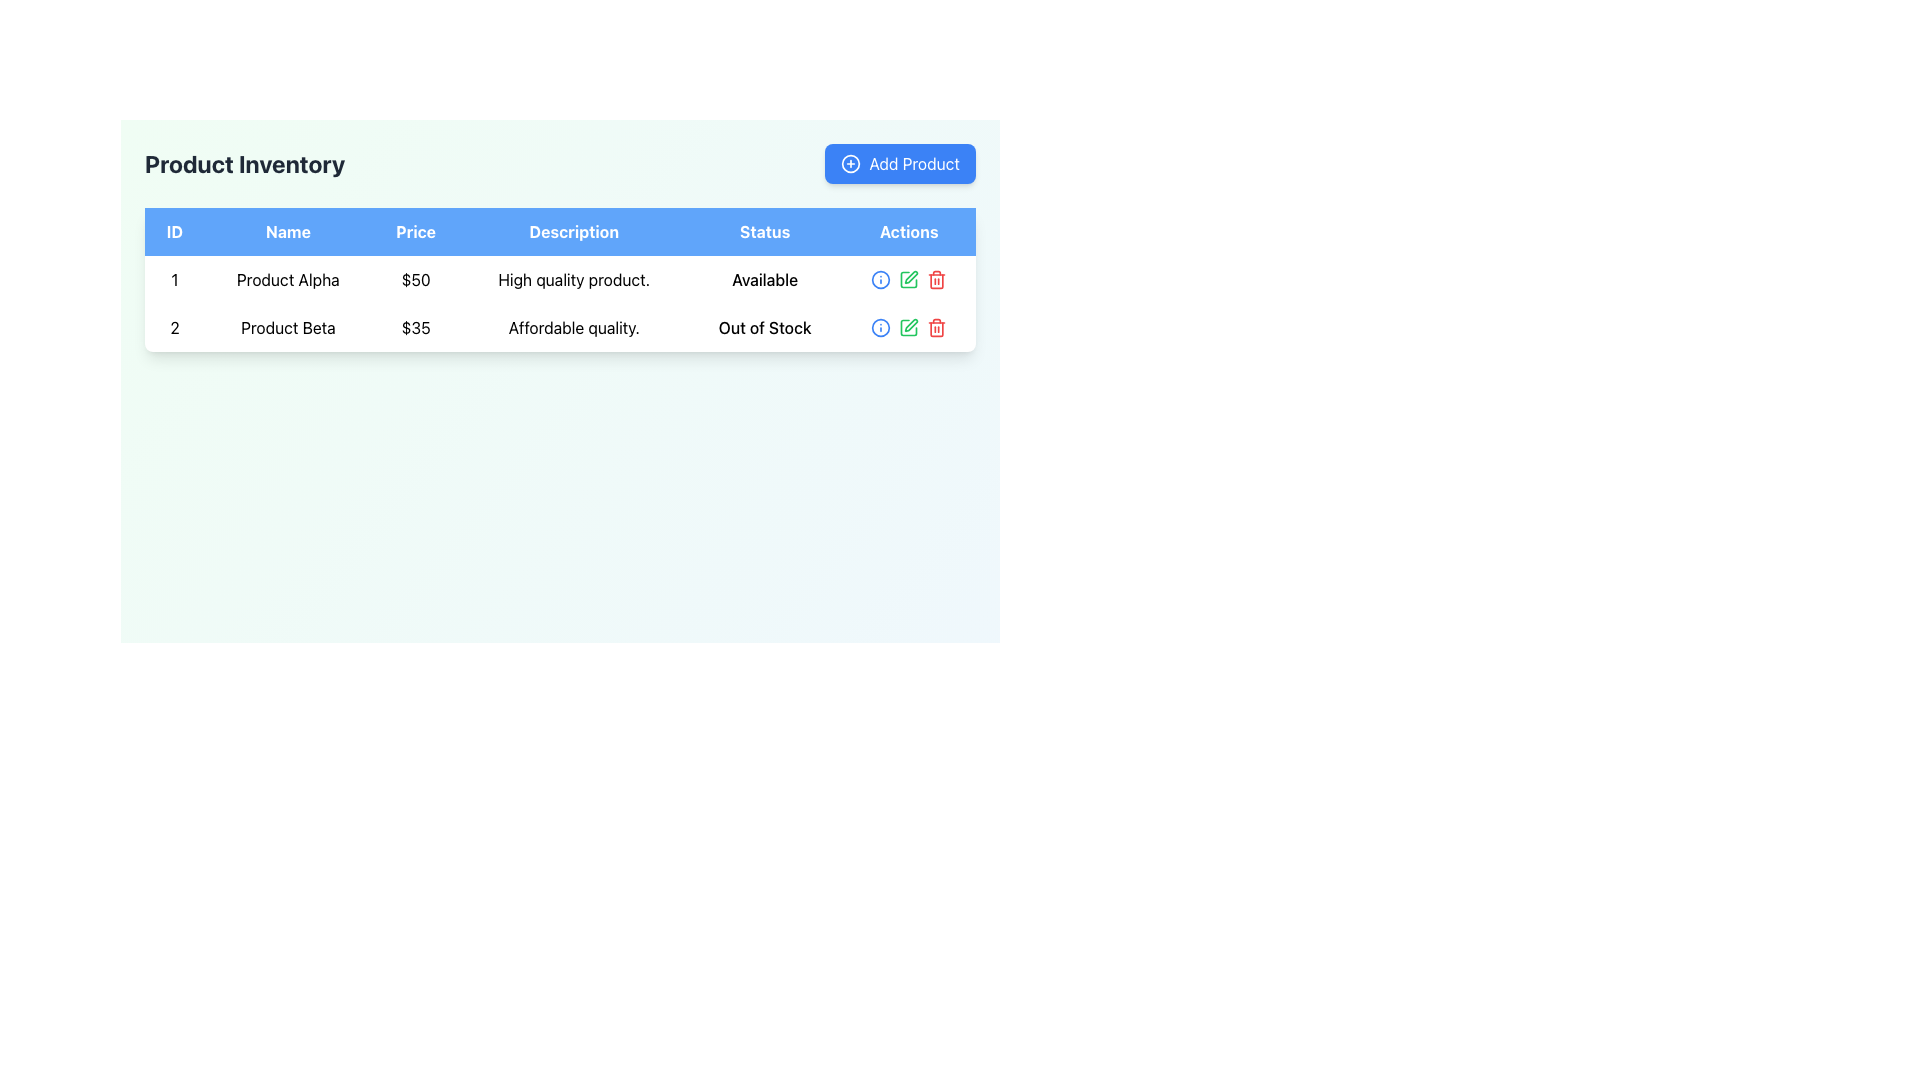 The width and height of the screenshot is (1920, 1080). Describe the element at coordinates (935, 326) in the screenshot. I see `the red trash bin icon in the 'Actions' column of the second product row in the 'Product Inventory' table` at that location.